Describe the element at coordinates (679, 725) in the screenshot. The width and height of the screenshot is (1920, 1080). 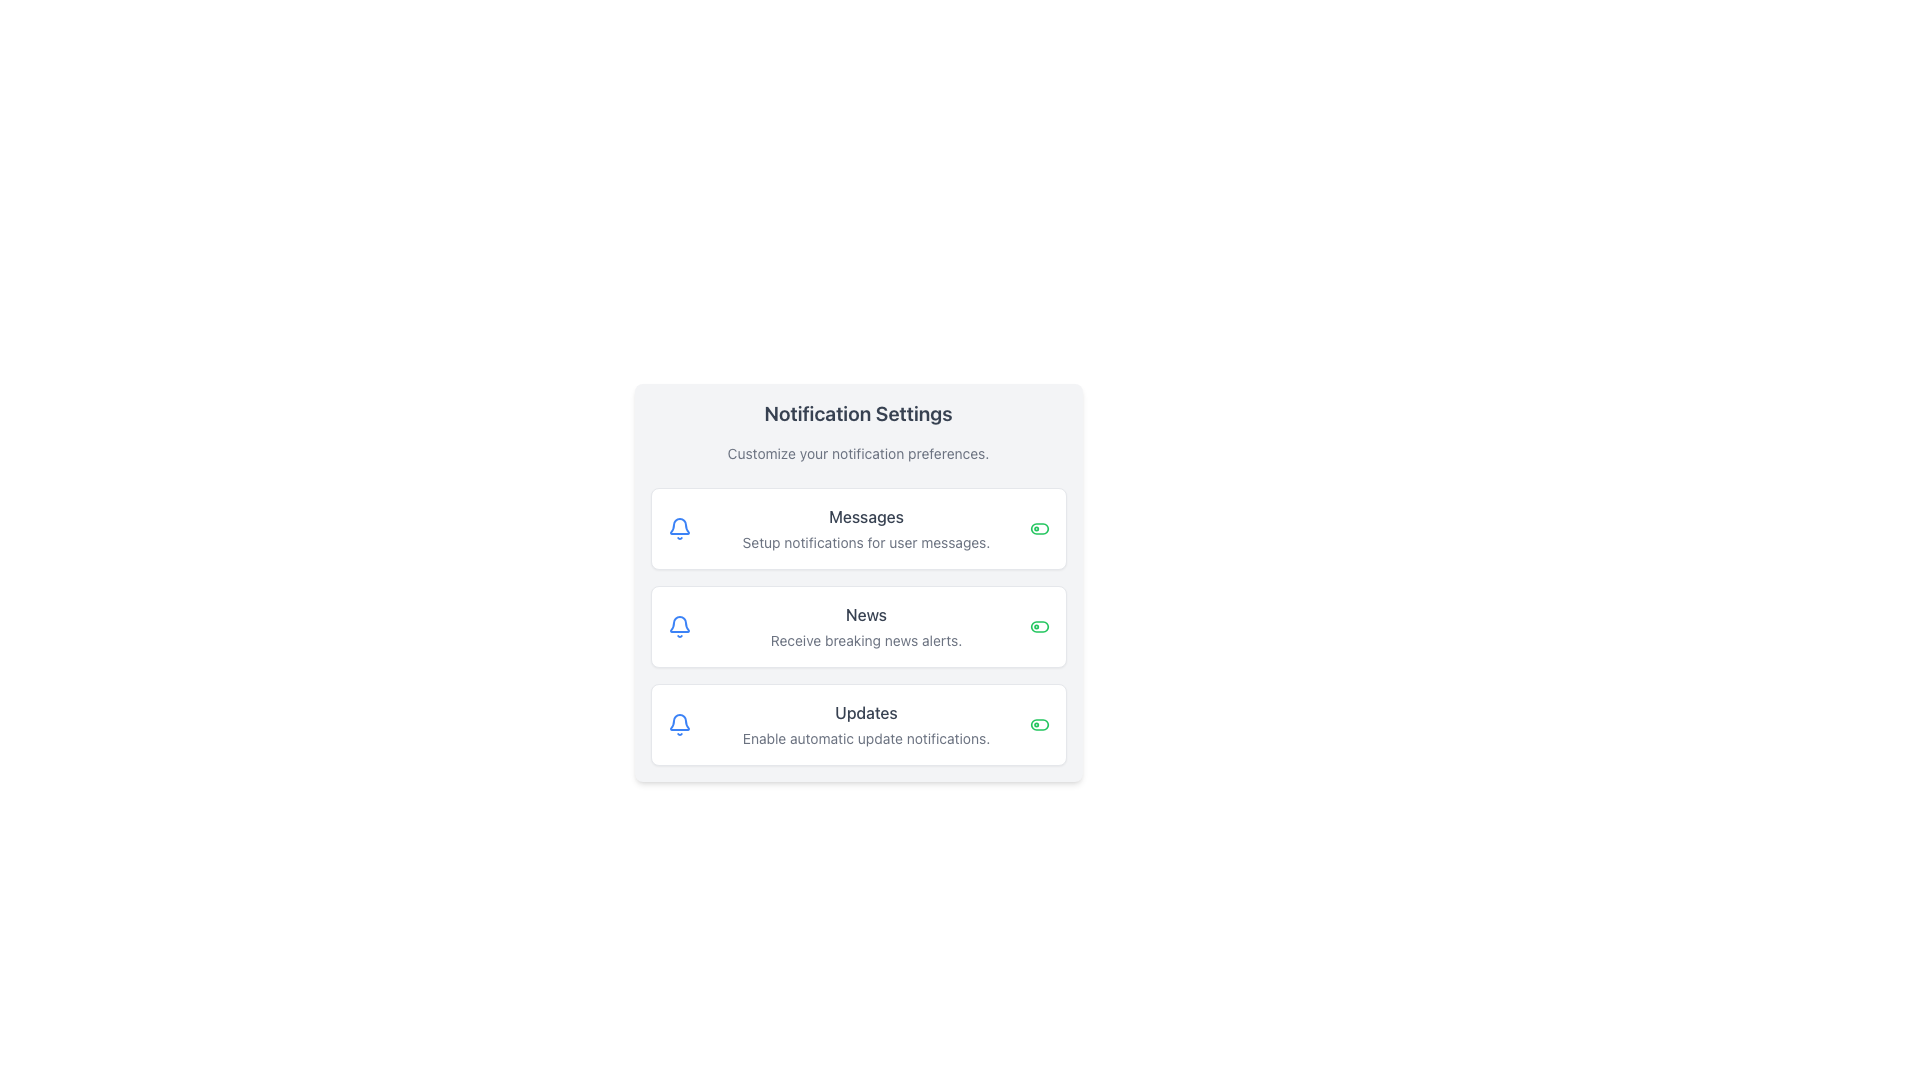
I see `the blue notification bell icon located in the third row of the Notification Settings panel, positioned to the left of the text 'Updates'` at that location.